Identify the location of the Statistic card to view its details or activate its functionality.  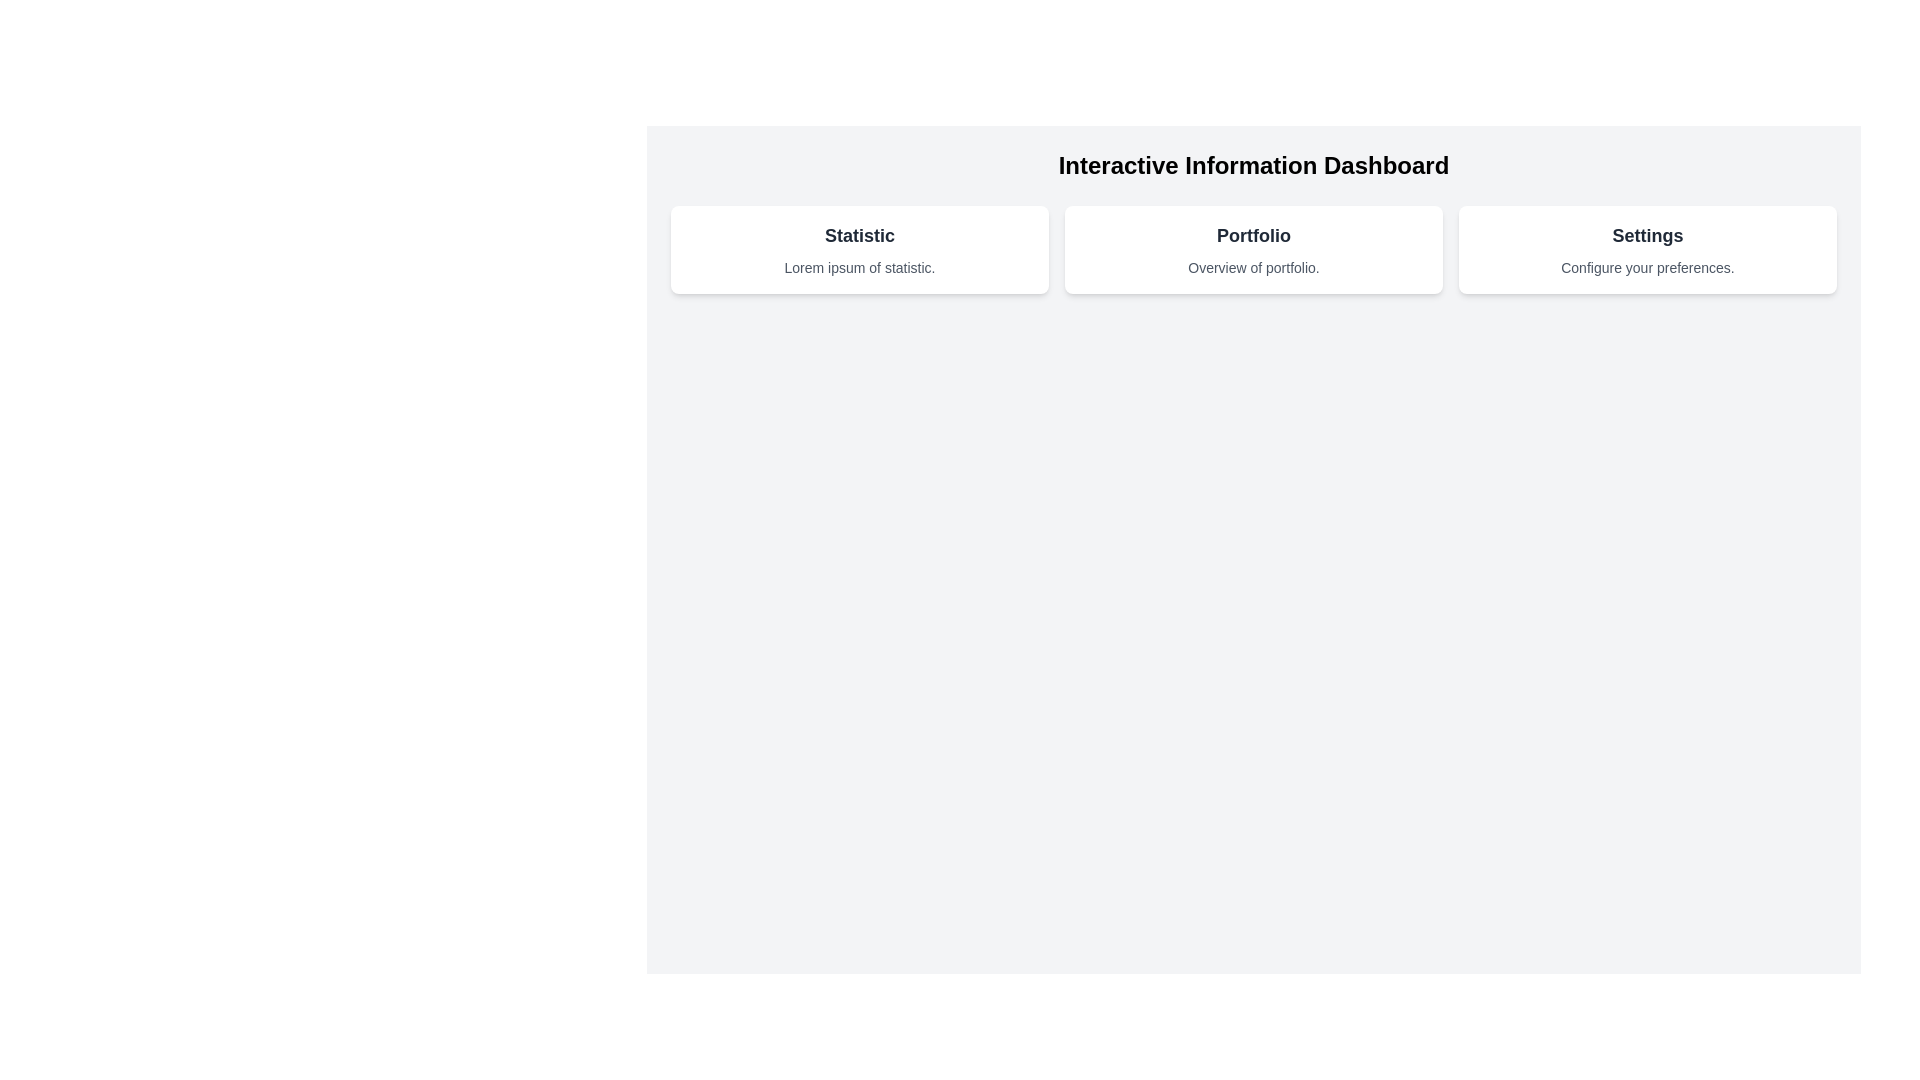
(859, 249).